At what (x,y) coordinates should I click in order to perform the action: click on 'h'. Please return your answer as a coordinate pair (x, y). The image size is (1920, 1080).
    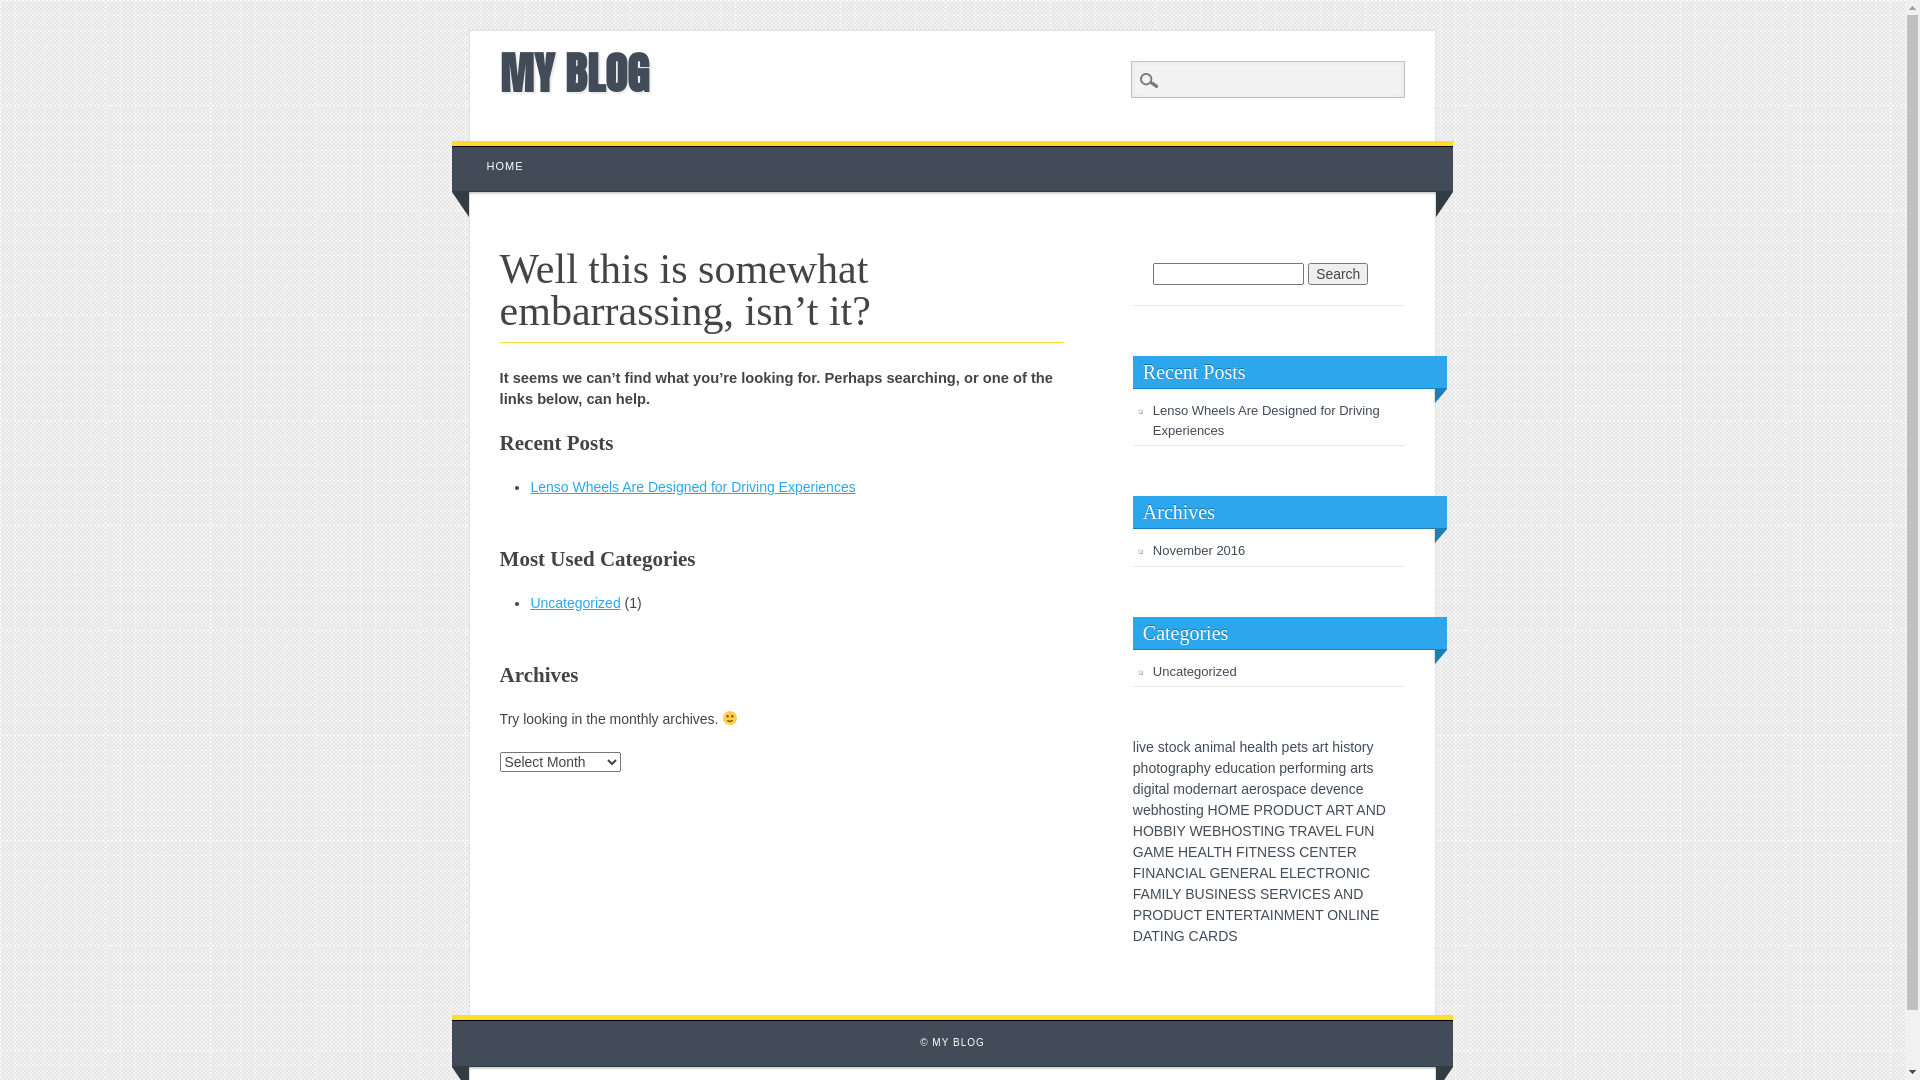
    Looking at the image, I should click on (1162, 810).